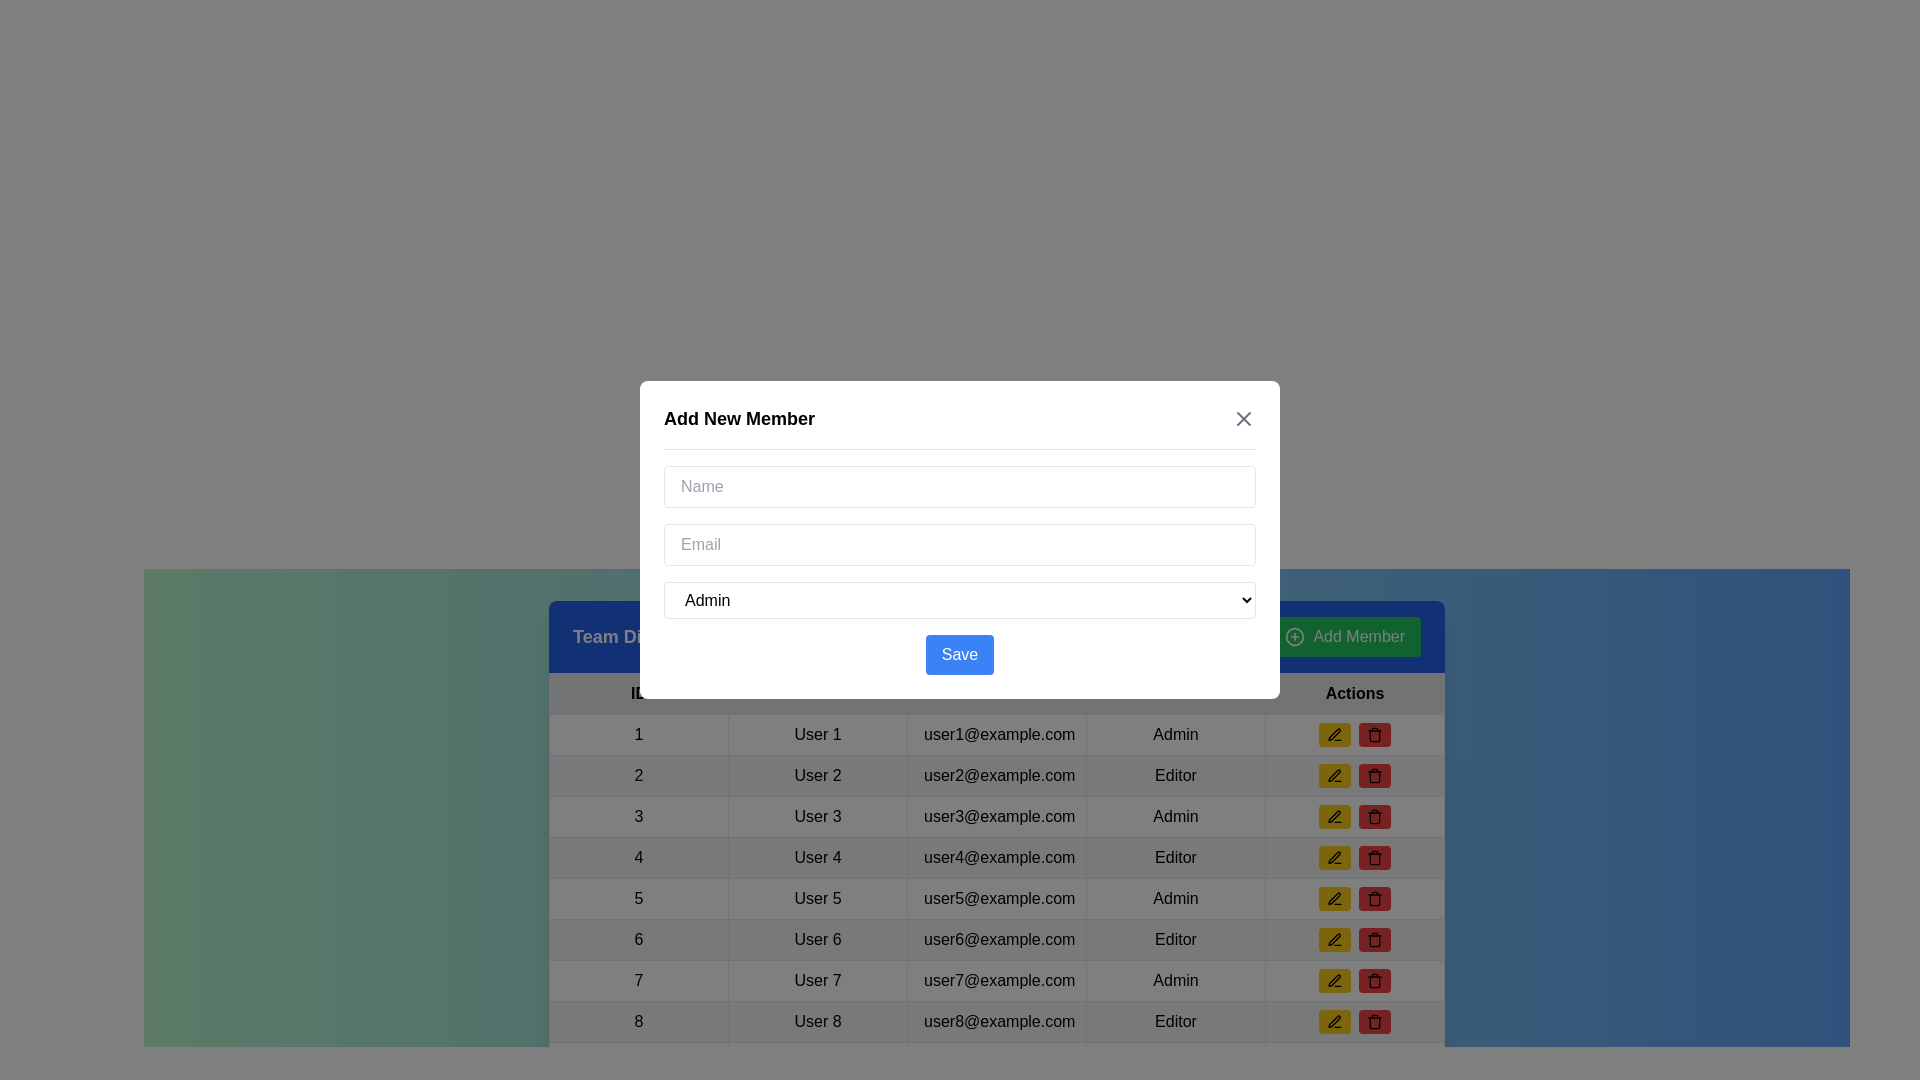 The image size is (1920, 1080). What do you see at coordinates (997, 774) in the screenshot?
I see `the email display field in the third column of the second row in the user data table, which shows the email address for the user with ID '2'` at bounding box center [997, 774].